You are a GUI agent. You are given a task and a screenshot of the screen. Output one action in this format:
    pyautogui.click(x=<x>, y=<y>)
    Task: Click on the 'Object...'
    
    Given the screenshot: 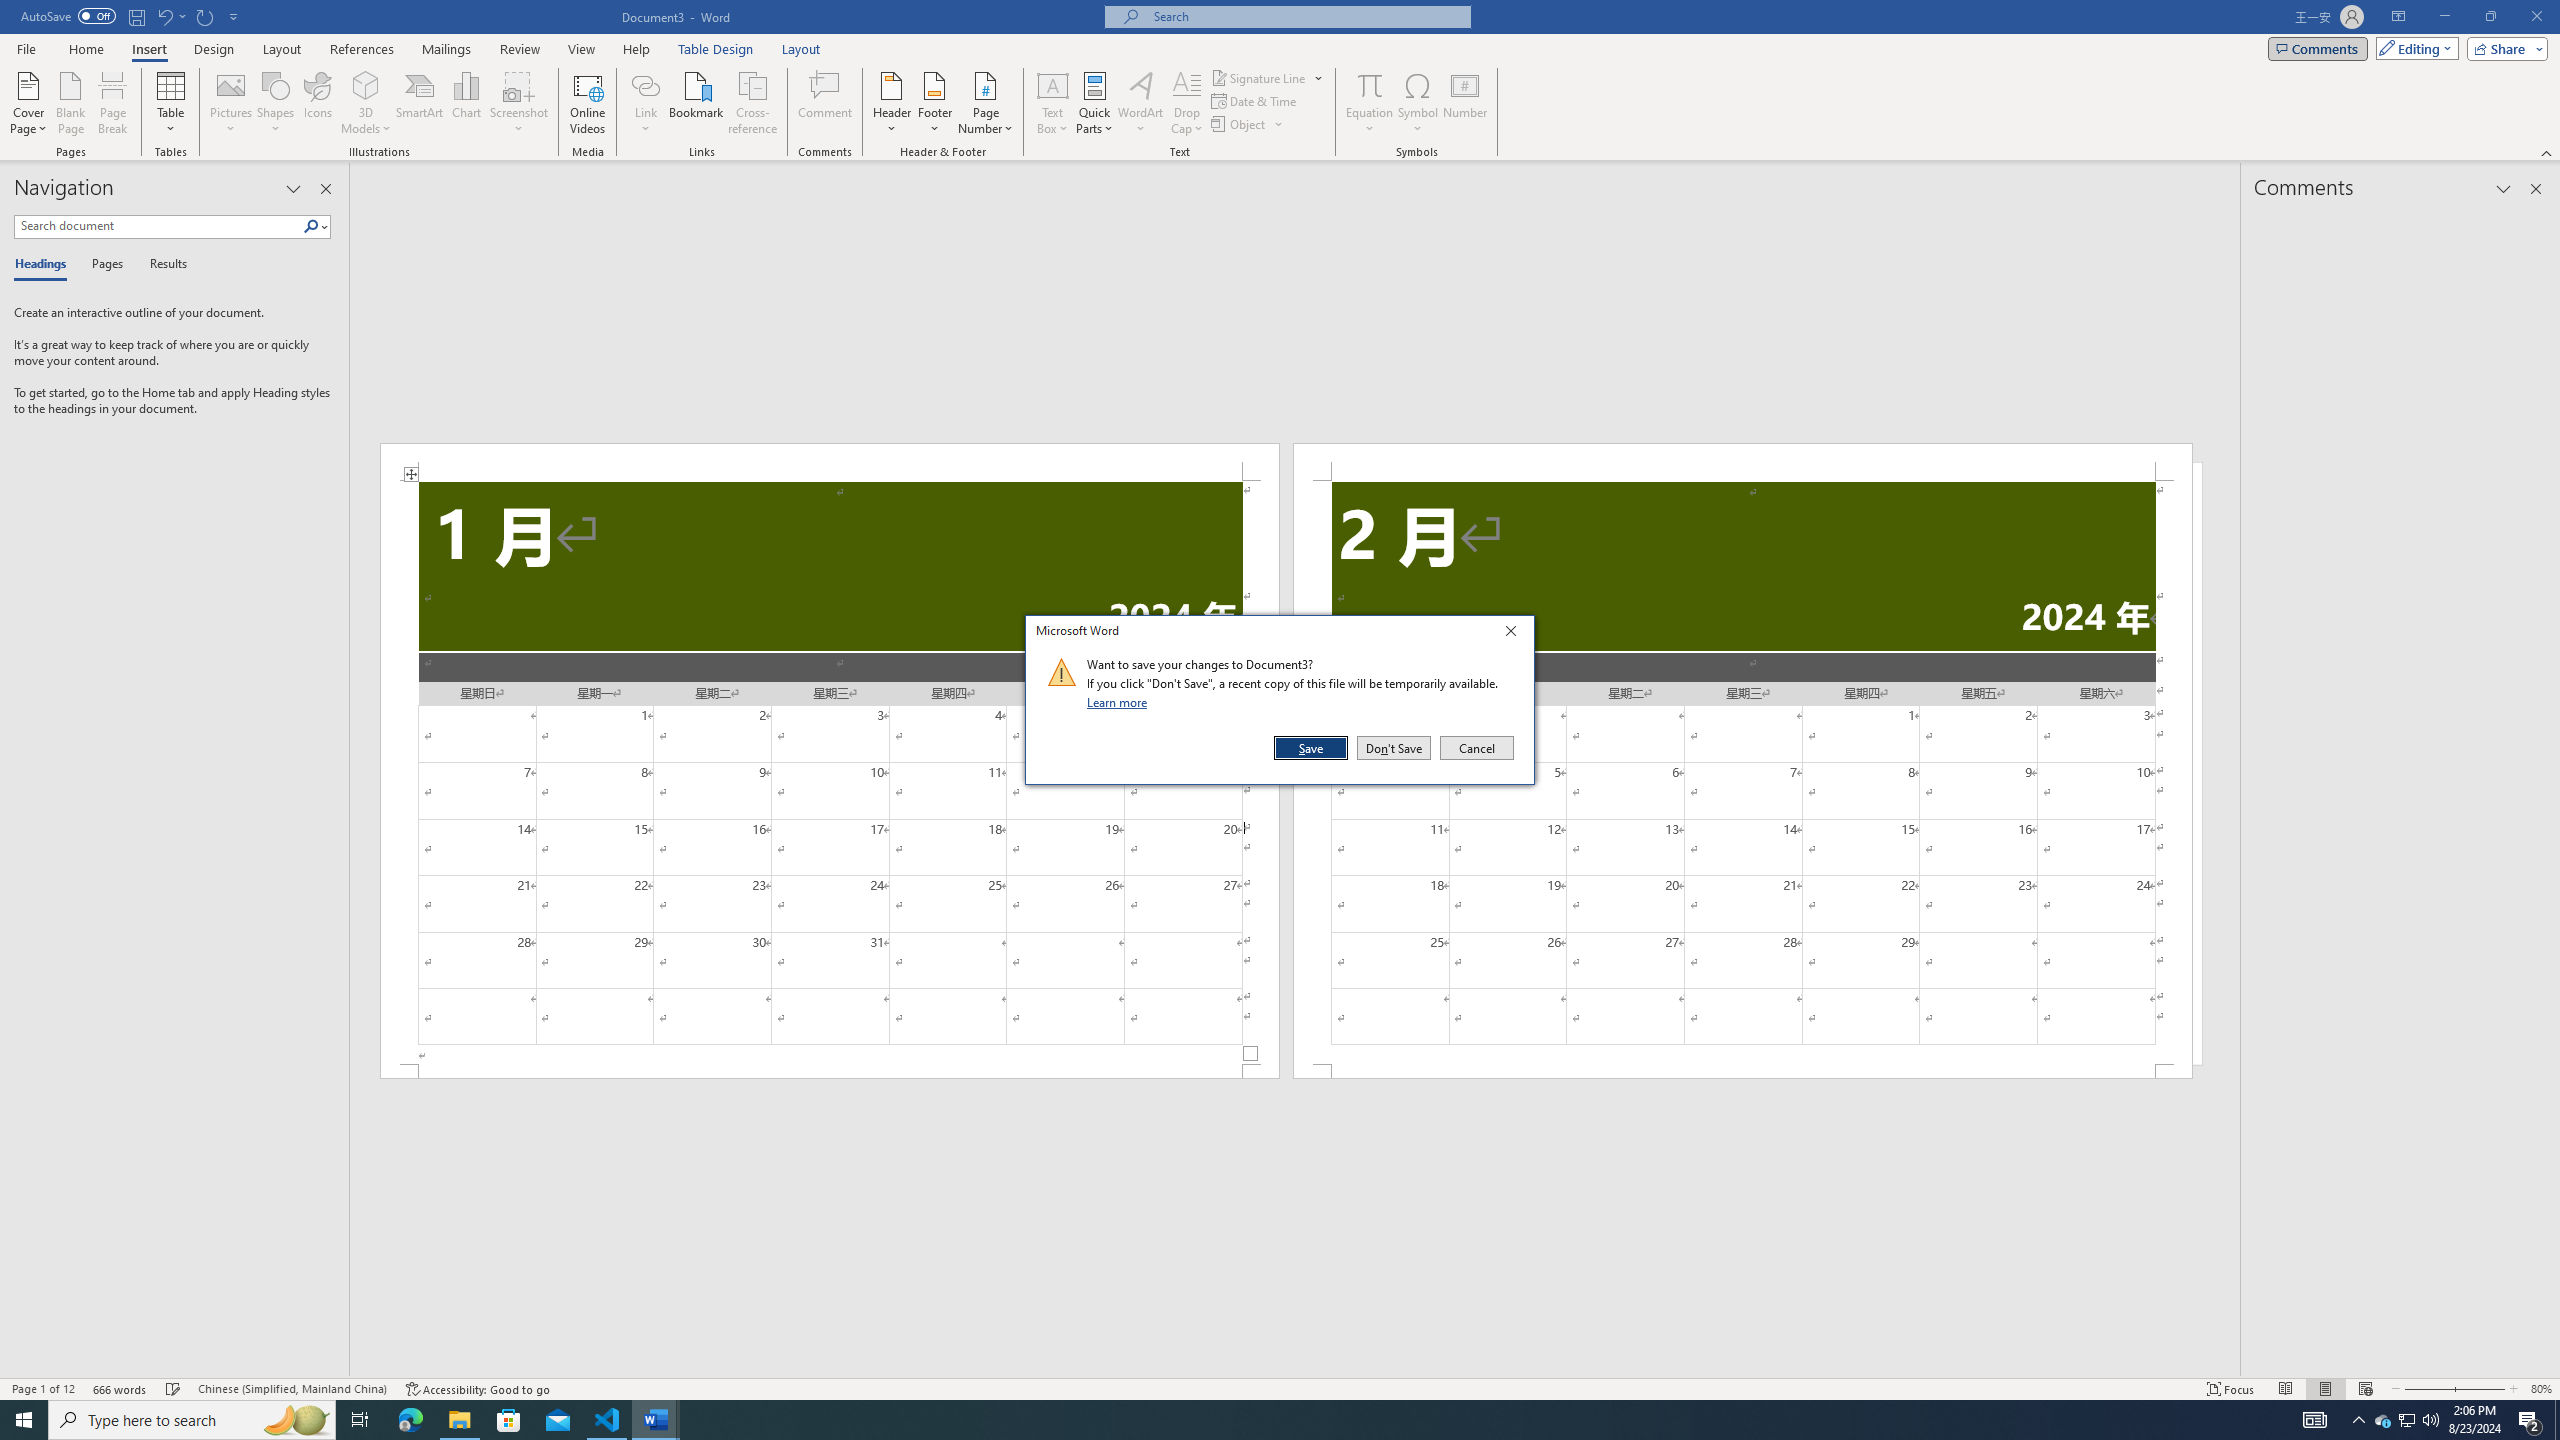 What is the action you would take?
    pyautogui.click(x=1247, y=122)
    